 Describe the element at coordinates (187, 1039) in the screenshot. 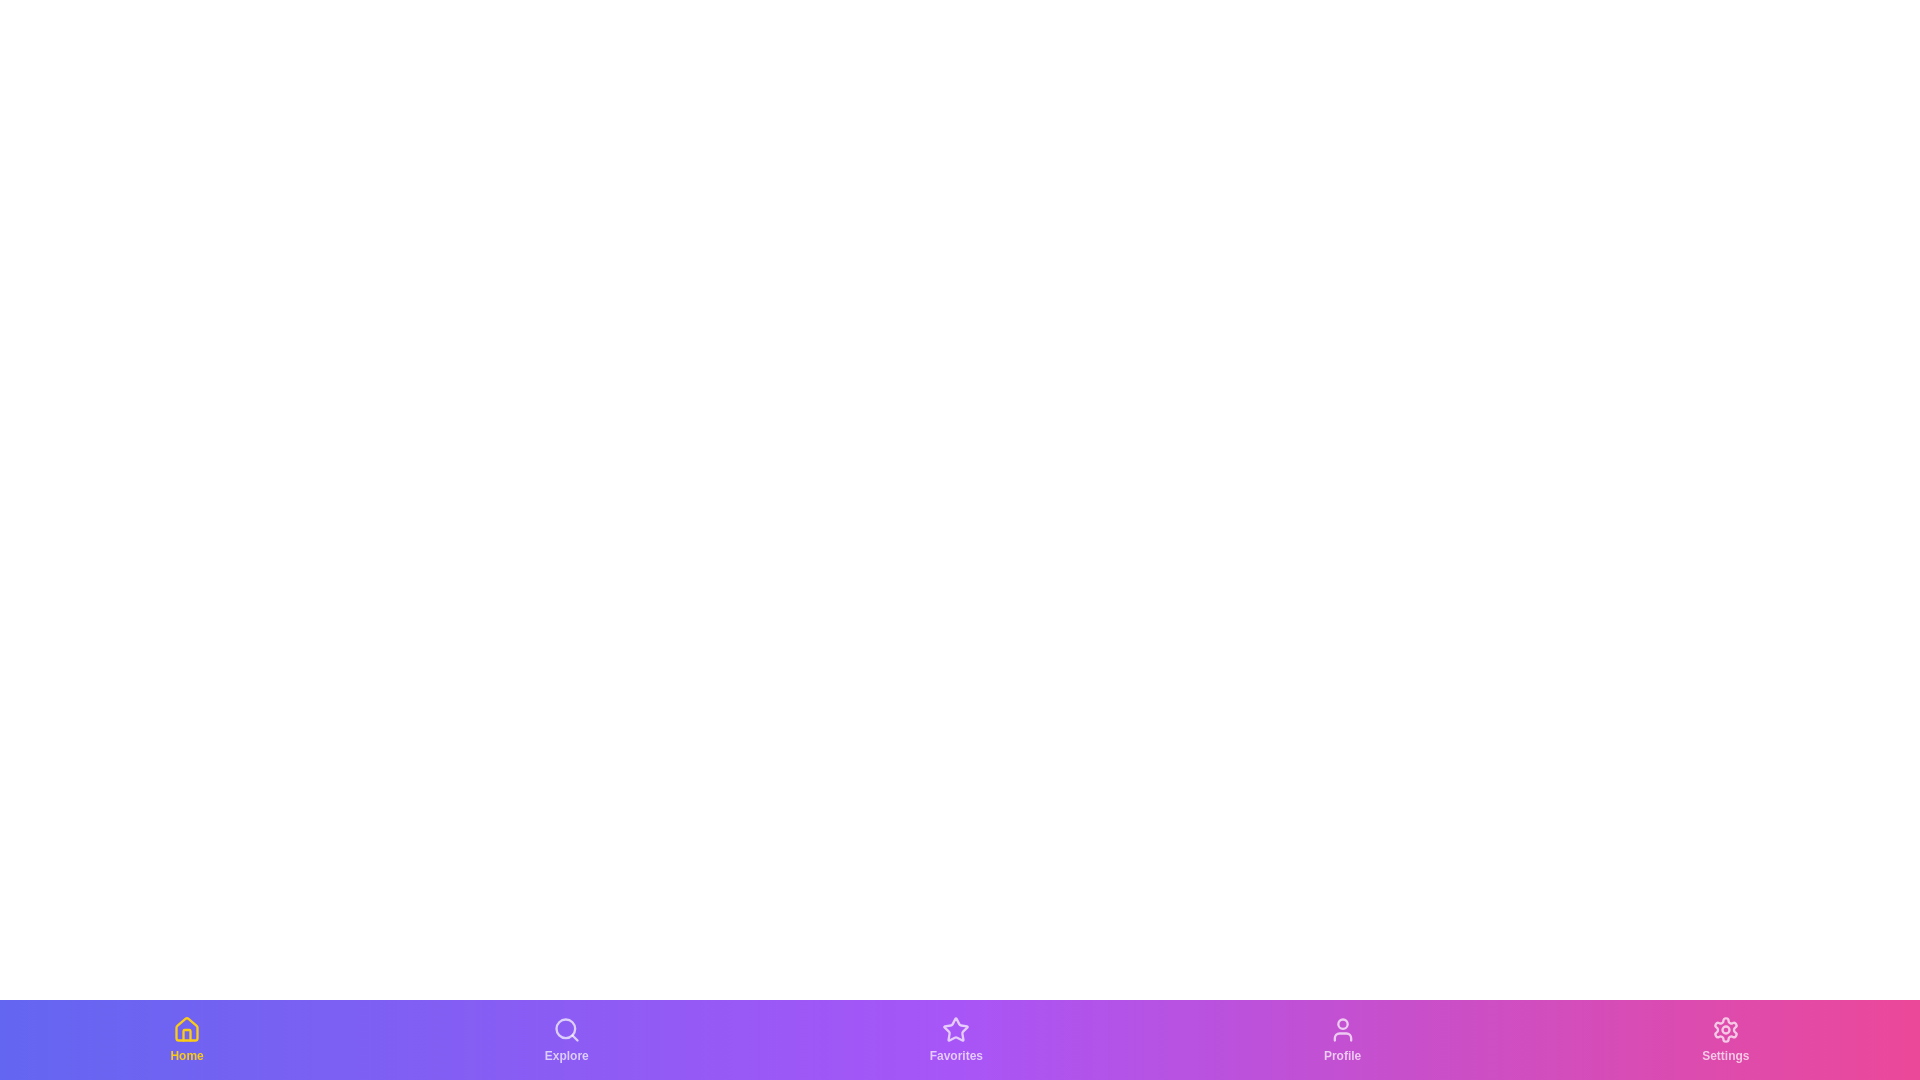

I see `the Home tab in the bottom navigation bar to switch to its corresponding view` at that location.